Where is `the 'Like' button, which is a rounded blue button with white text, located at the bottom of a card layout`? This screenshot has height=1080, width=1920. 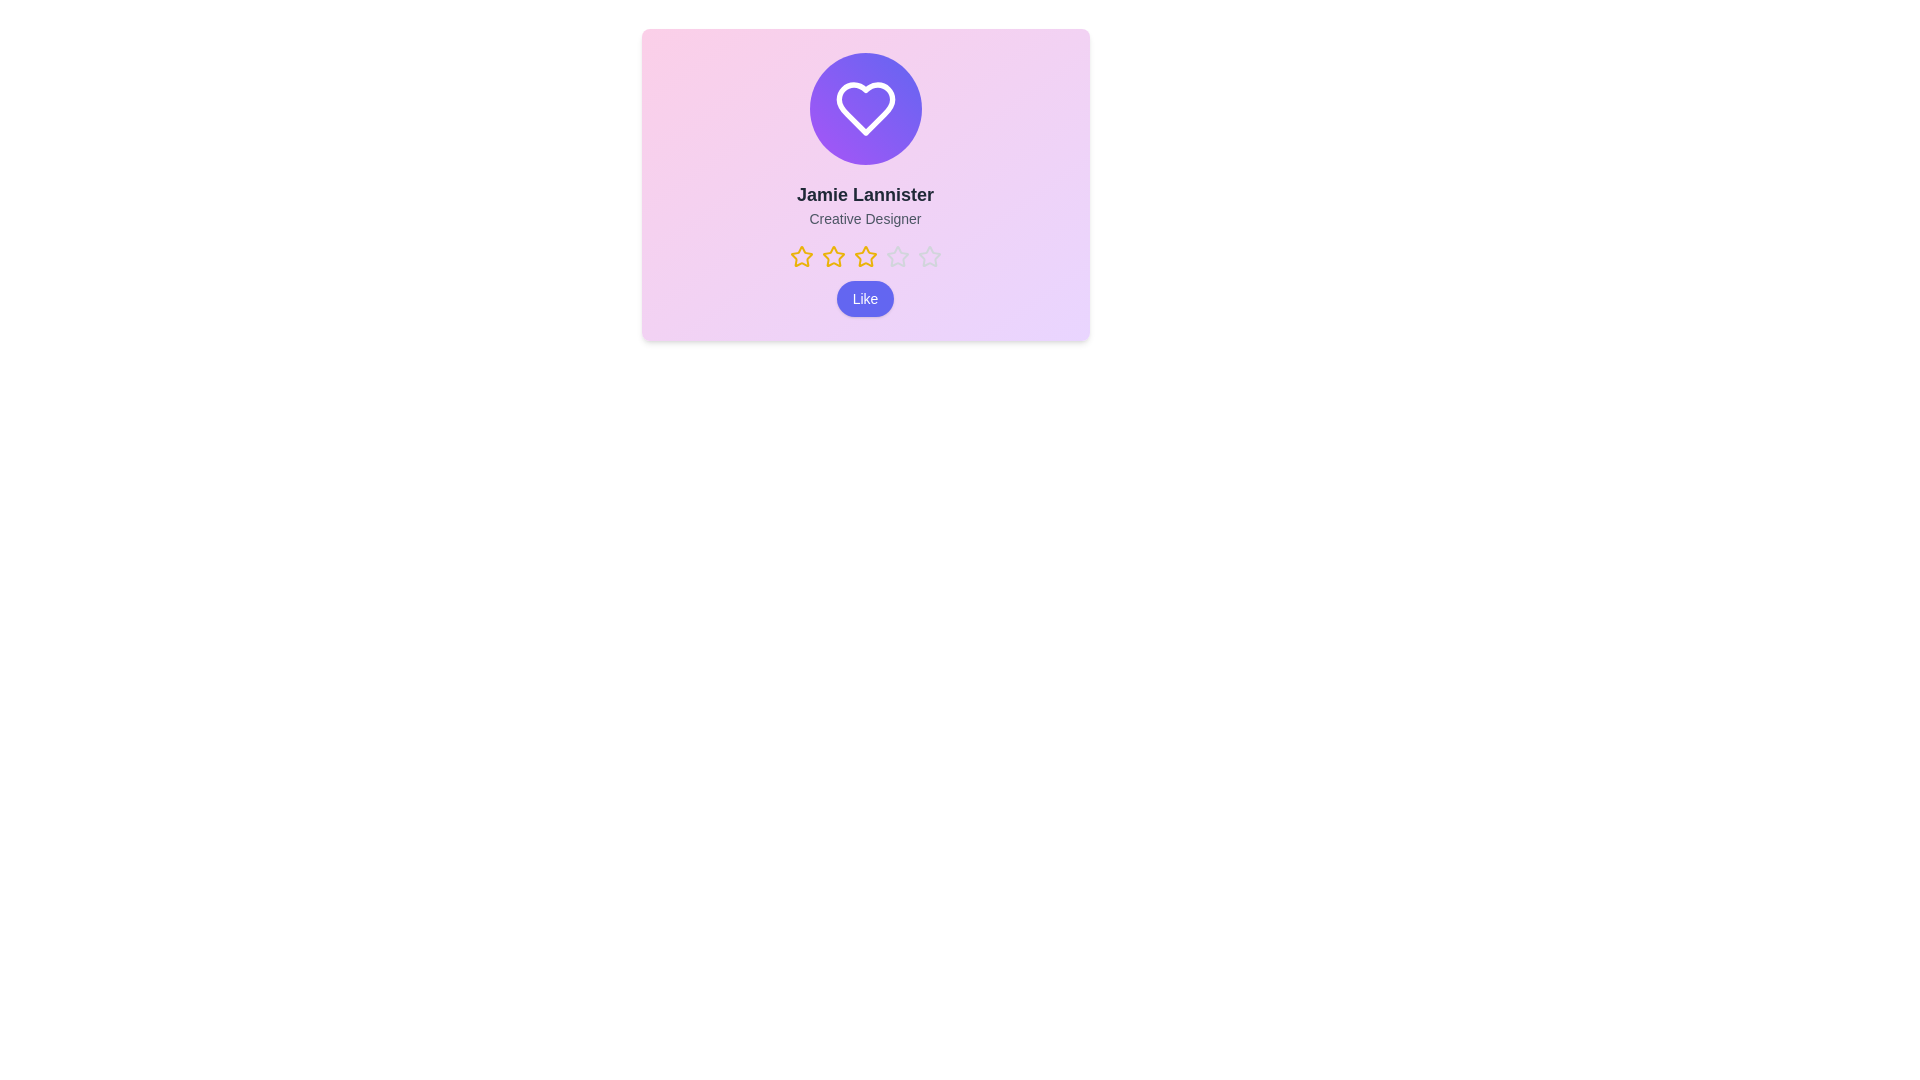 the 'Like' button, which is a rounded blue button with white text, located at the bottom of a card layout is located at coordinates (865, 299).